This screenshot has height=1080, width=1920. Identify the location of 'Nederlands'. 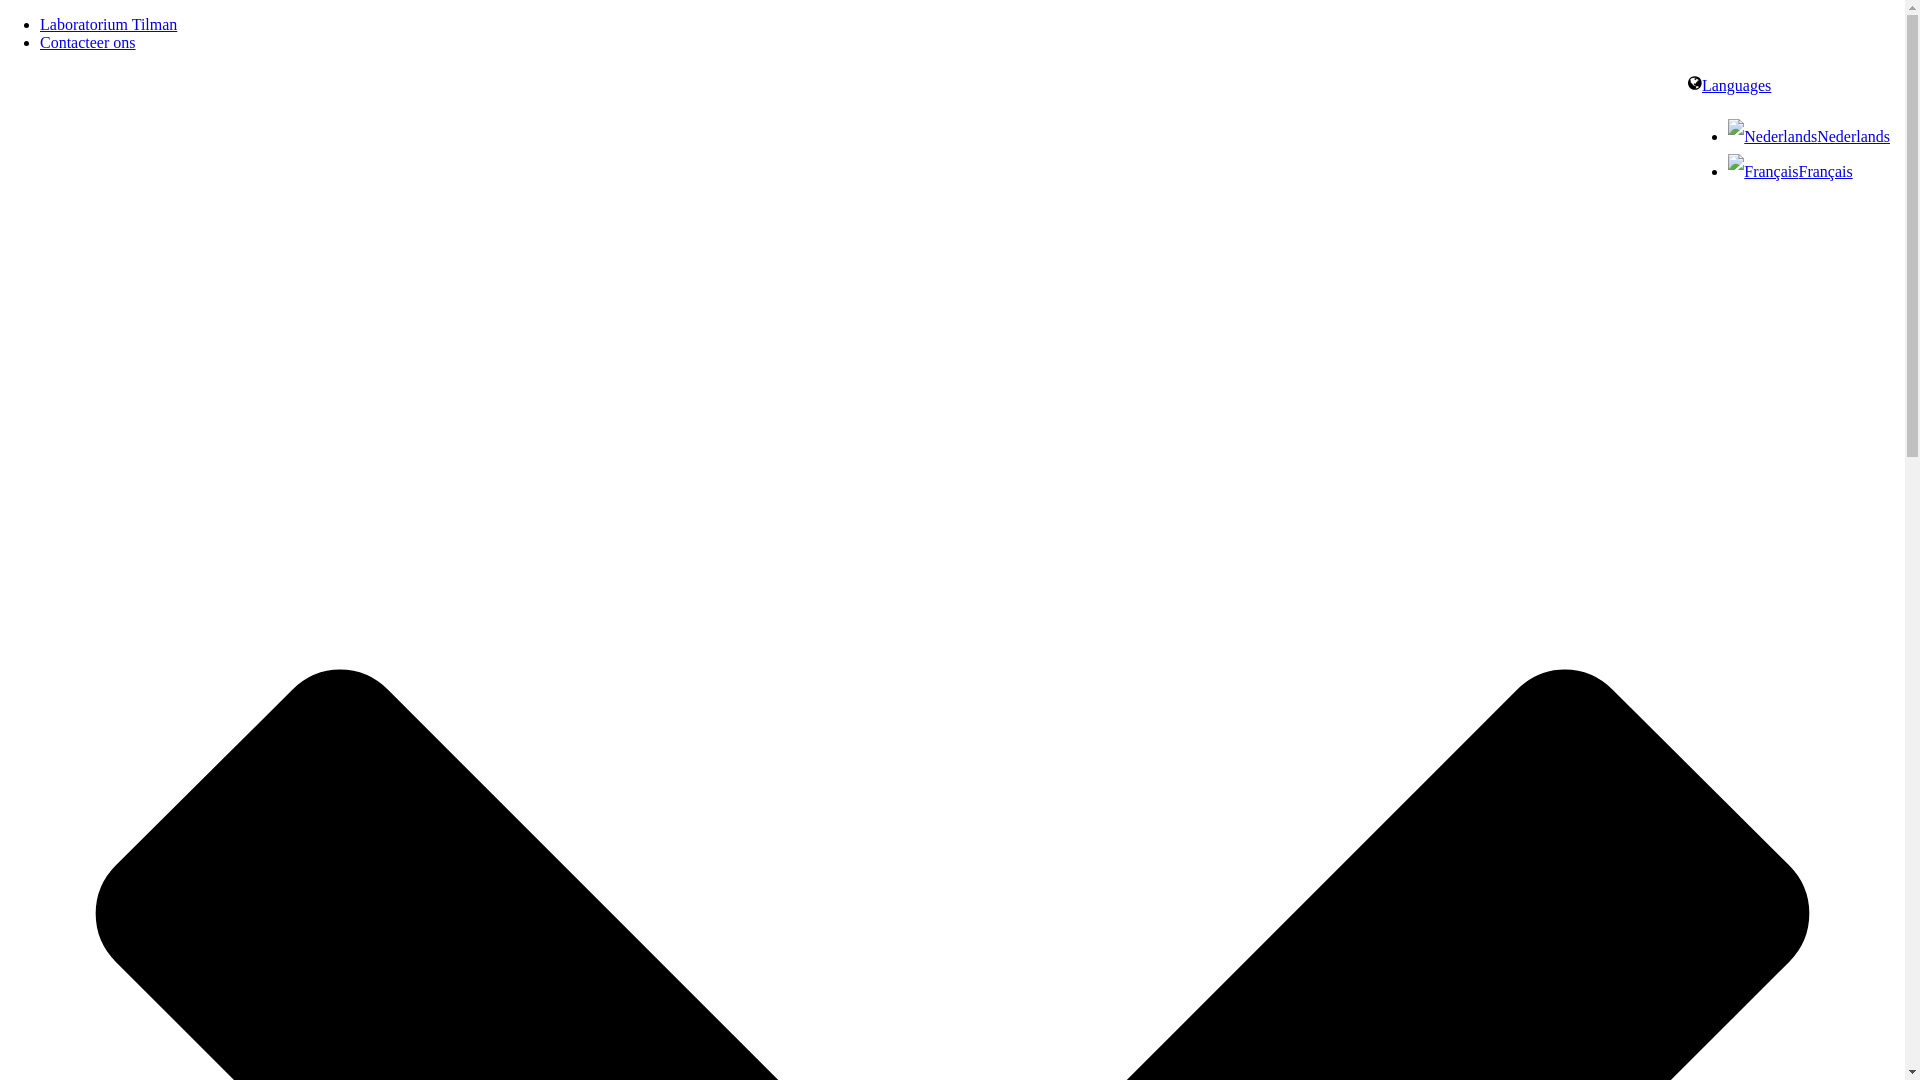
(1727, 135).